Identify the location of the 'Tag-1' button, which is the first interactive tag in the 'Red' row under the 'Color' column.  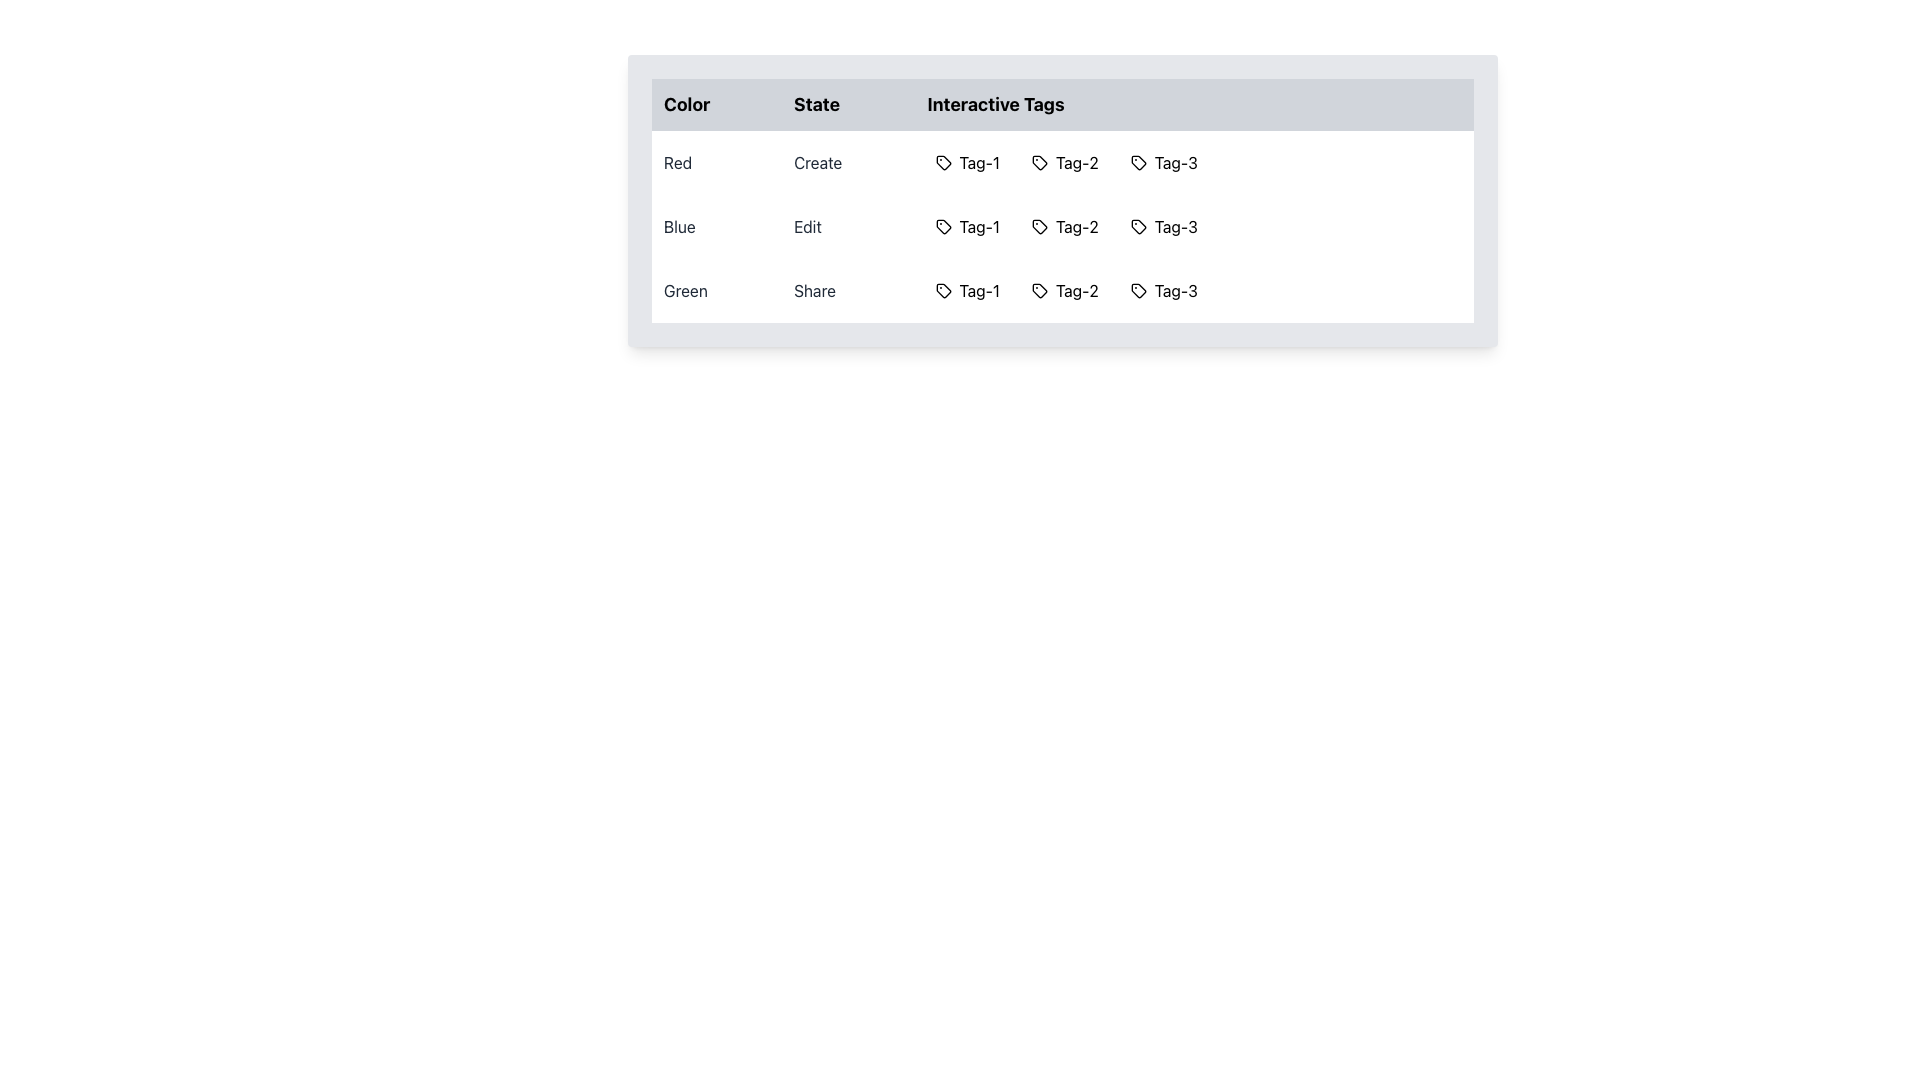
(967, 161).